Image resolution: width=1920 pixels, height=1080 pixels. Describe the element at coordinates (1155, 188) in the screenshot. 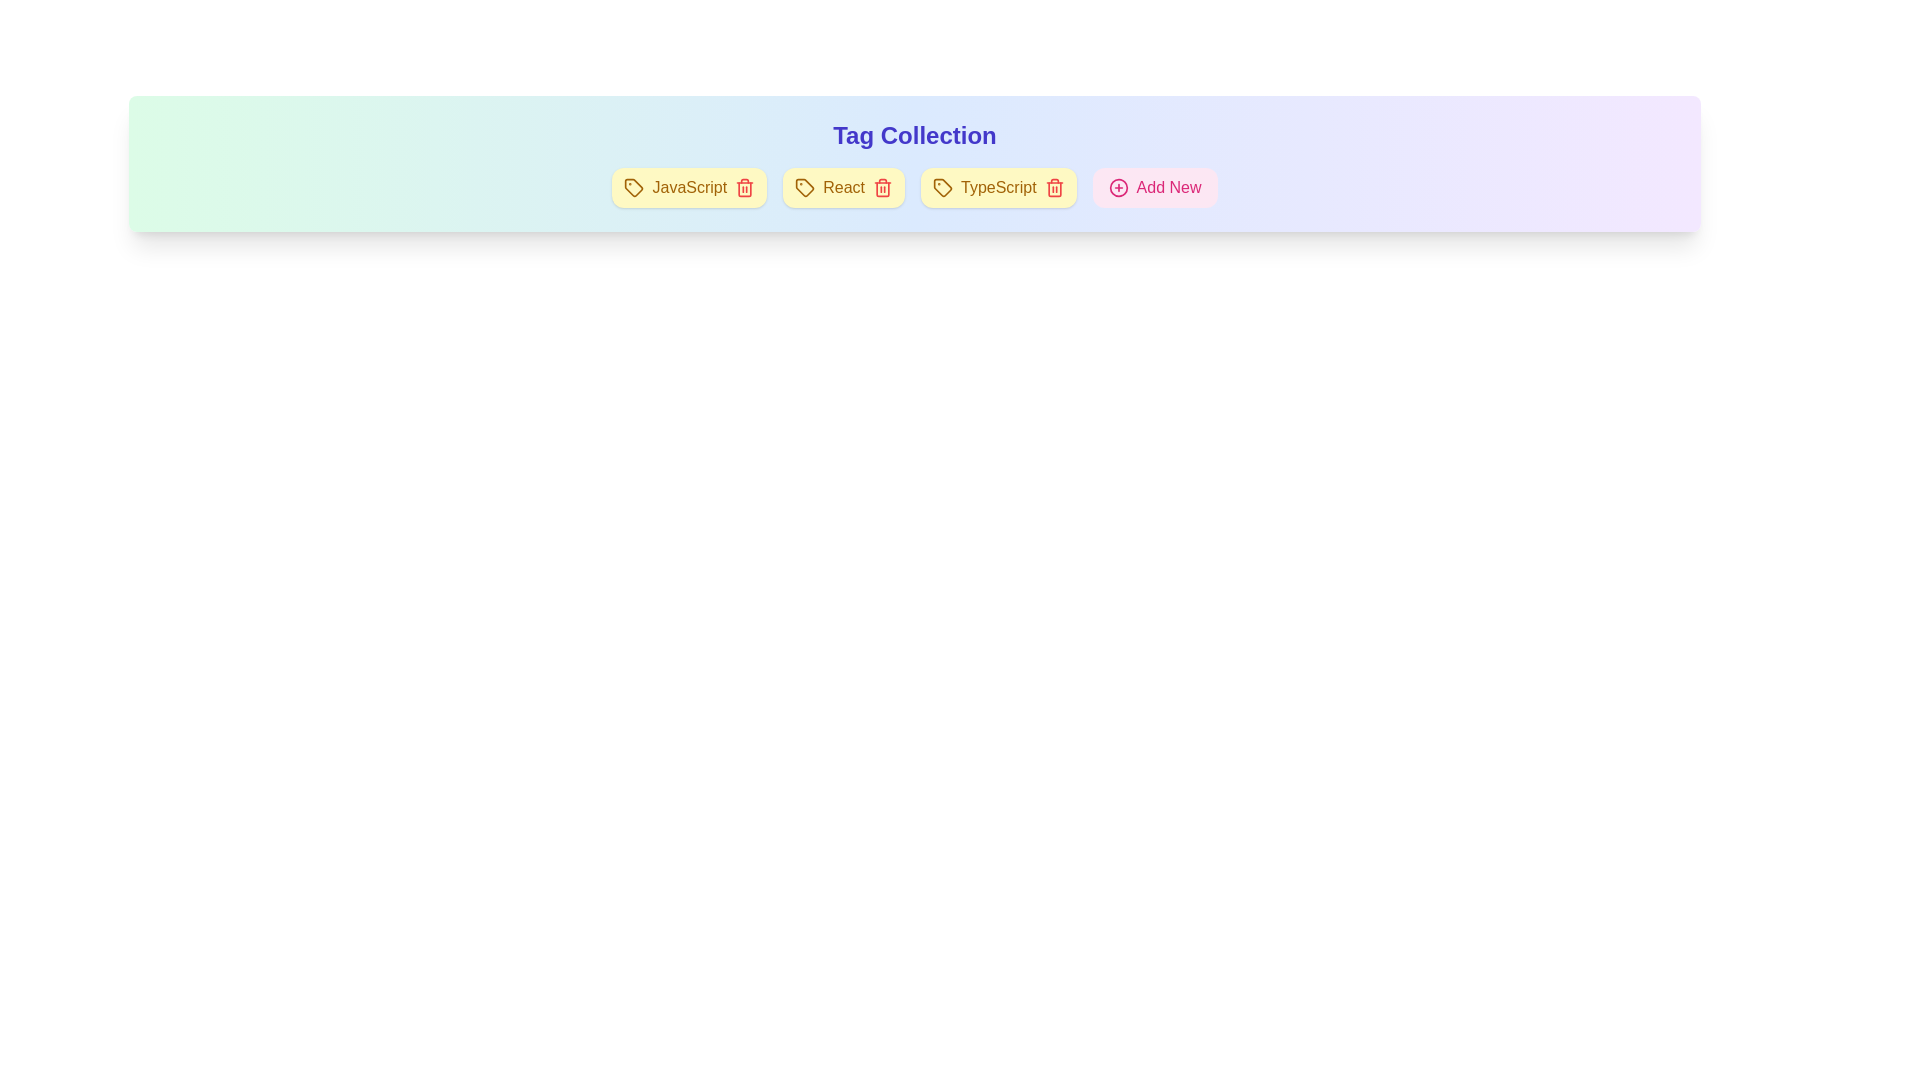

I see `the button located to the right of the 'TypeScript' tag in the 'Tag Collection' section` at that location.